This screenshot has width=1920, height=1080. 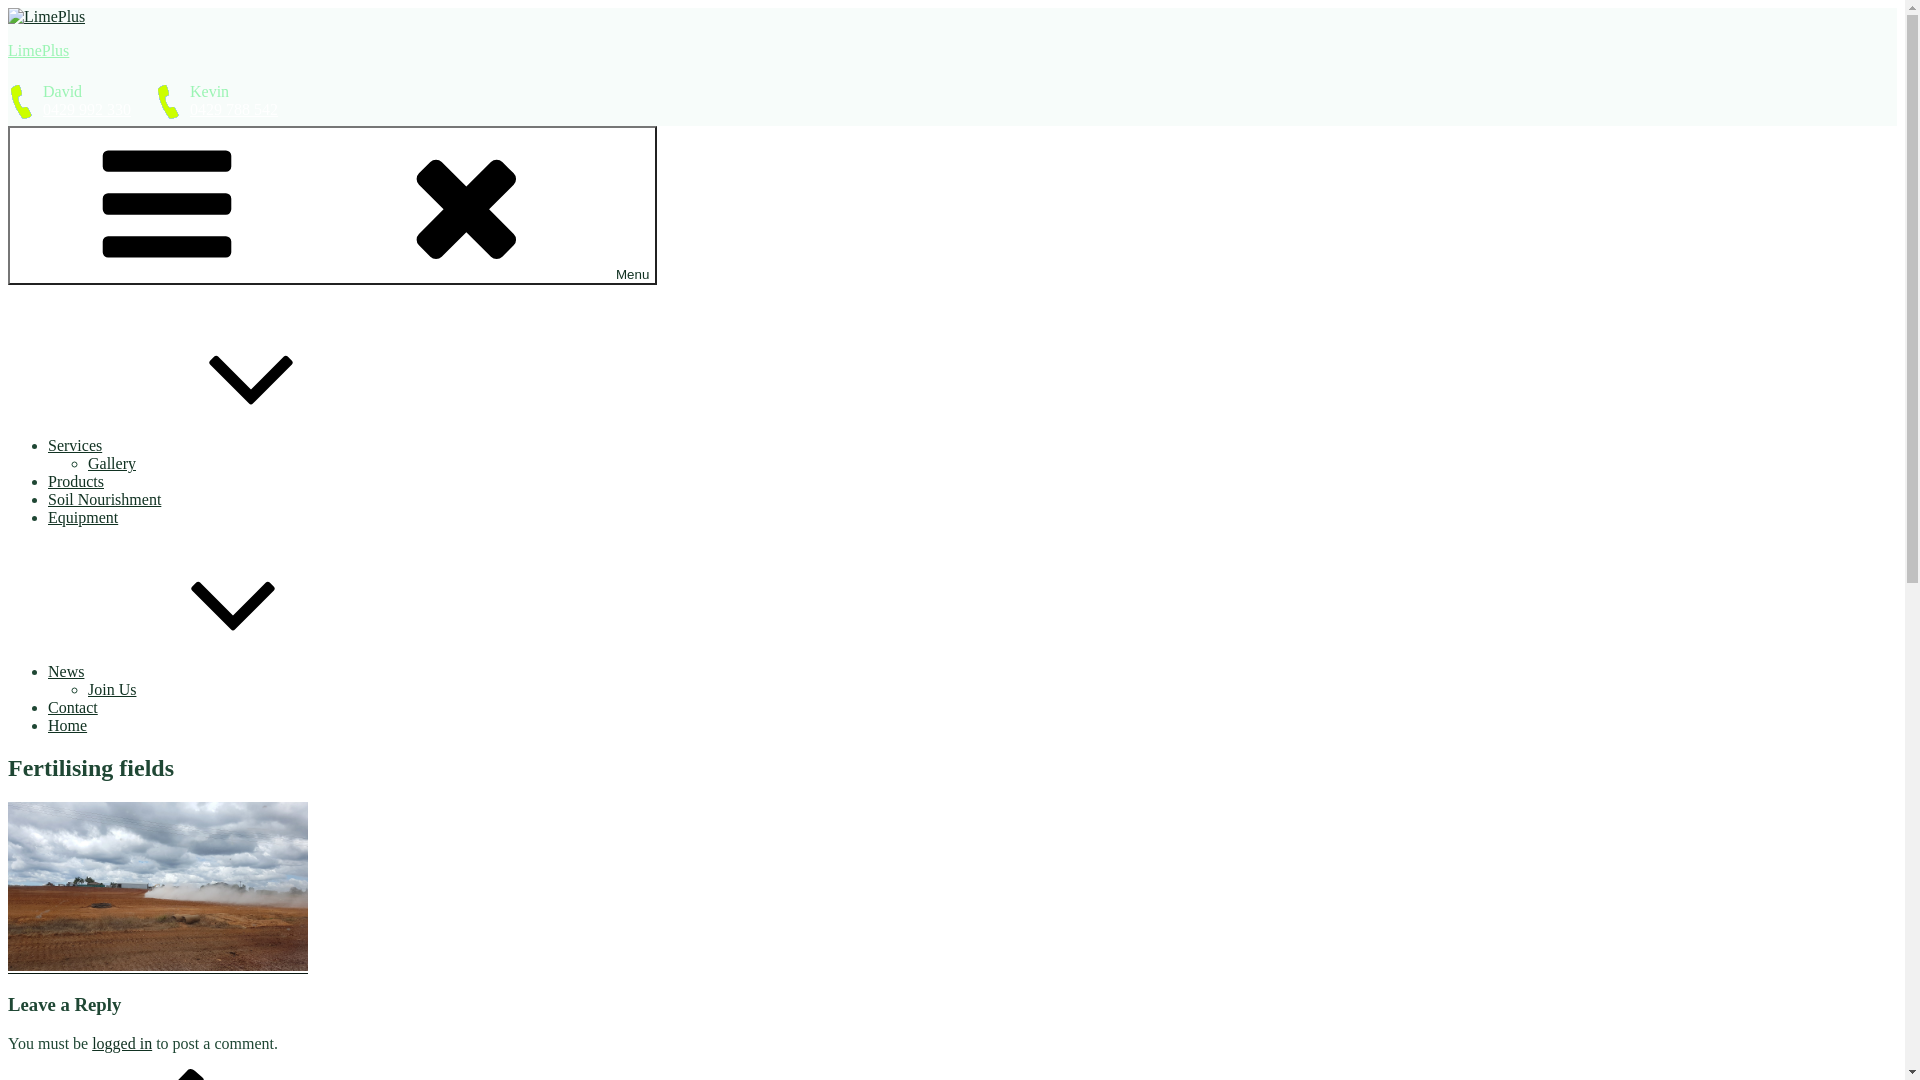 What do you see at coordinates (81, 516) in the screenshot?
I see `'Equipment'` at bounding box center [81, 516].